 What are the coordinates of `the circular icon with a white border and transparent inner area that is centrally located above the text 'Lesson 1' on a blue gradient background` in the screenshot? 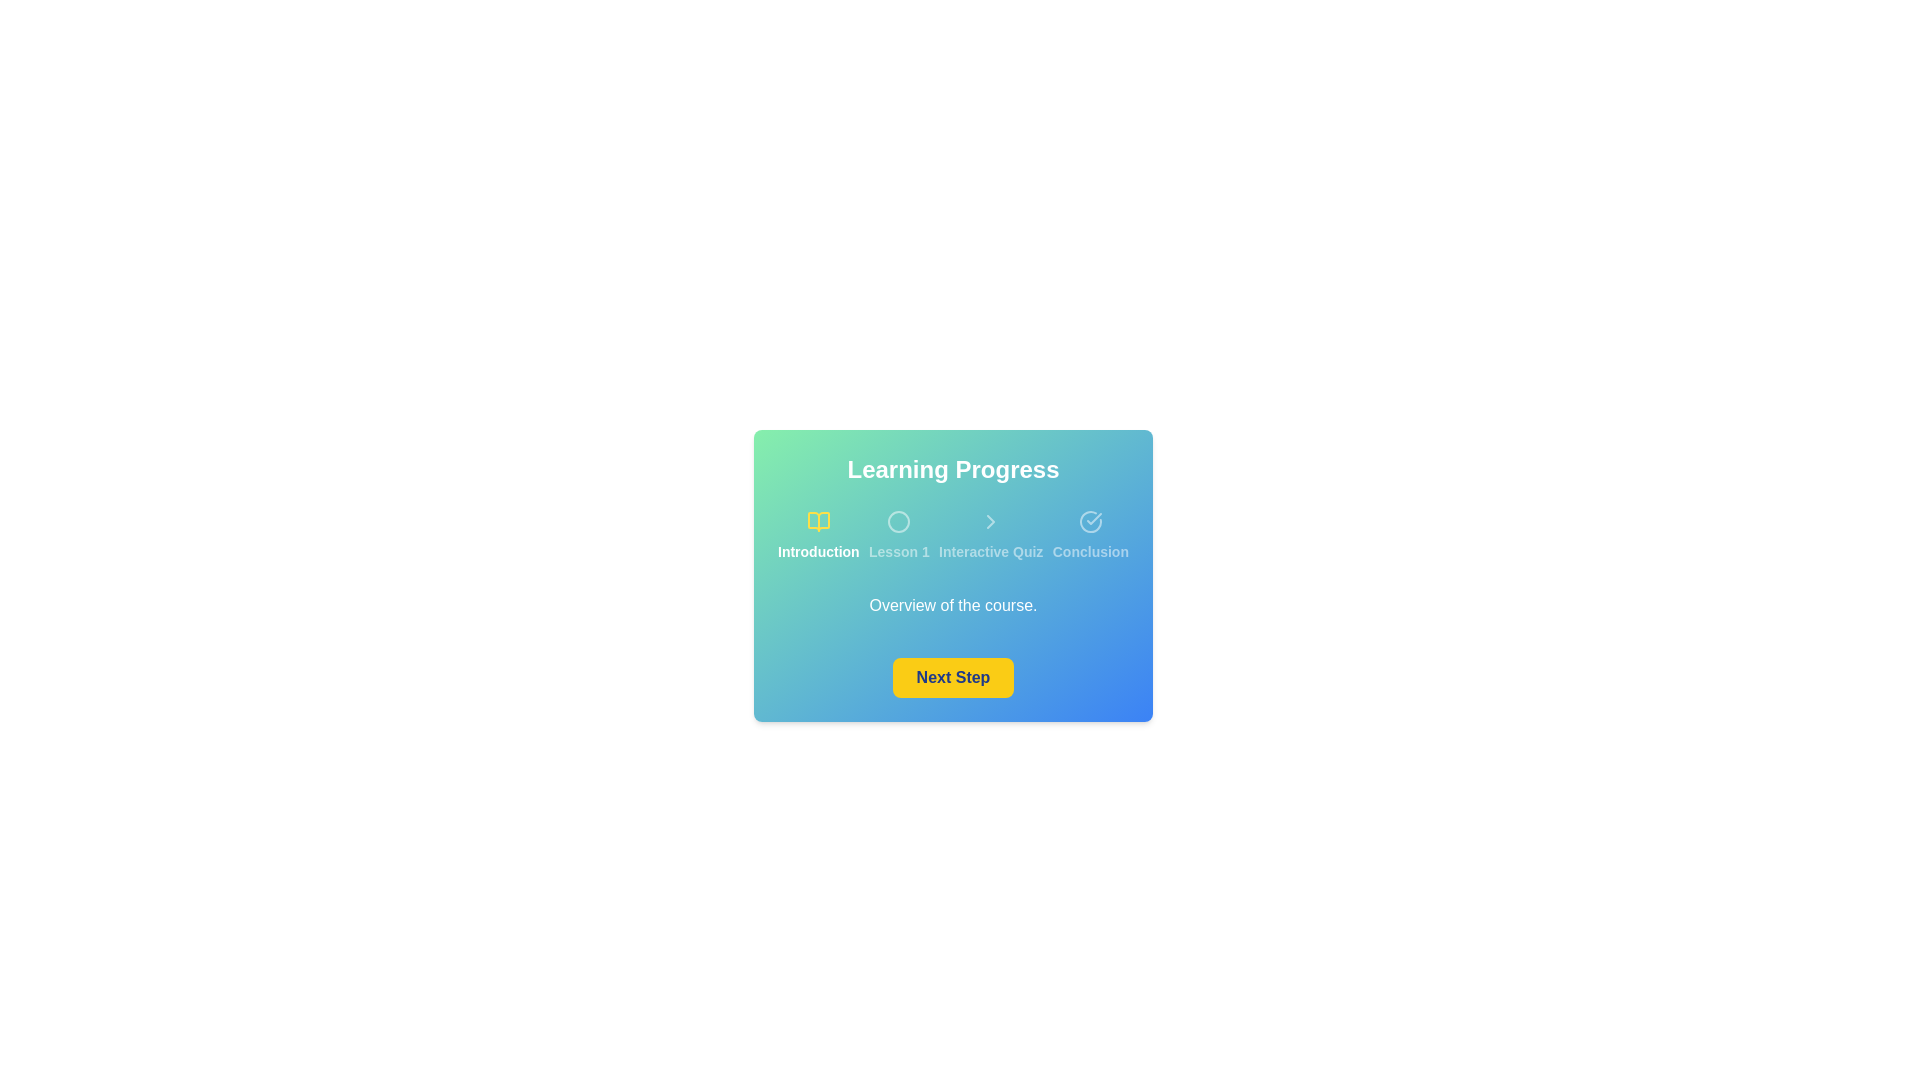 It's located at (898, 520).